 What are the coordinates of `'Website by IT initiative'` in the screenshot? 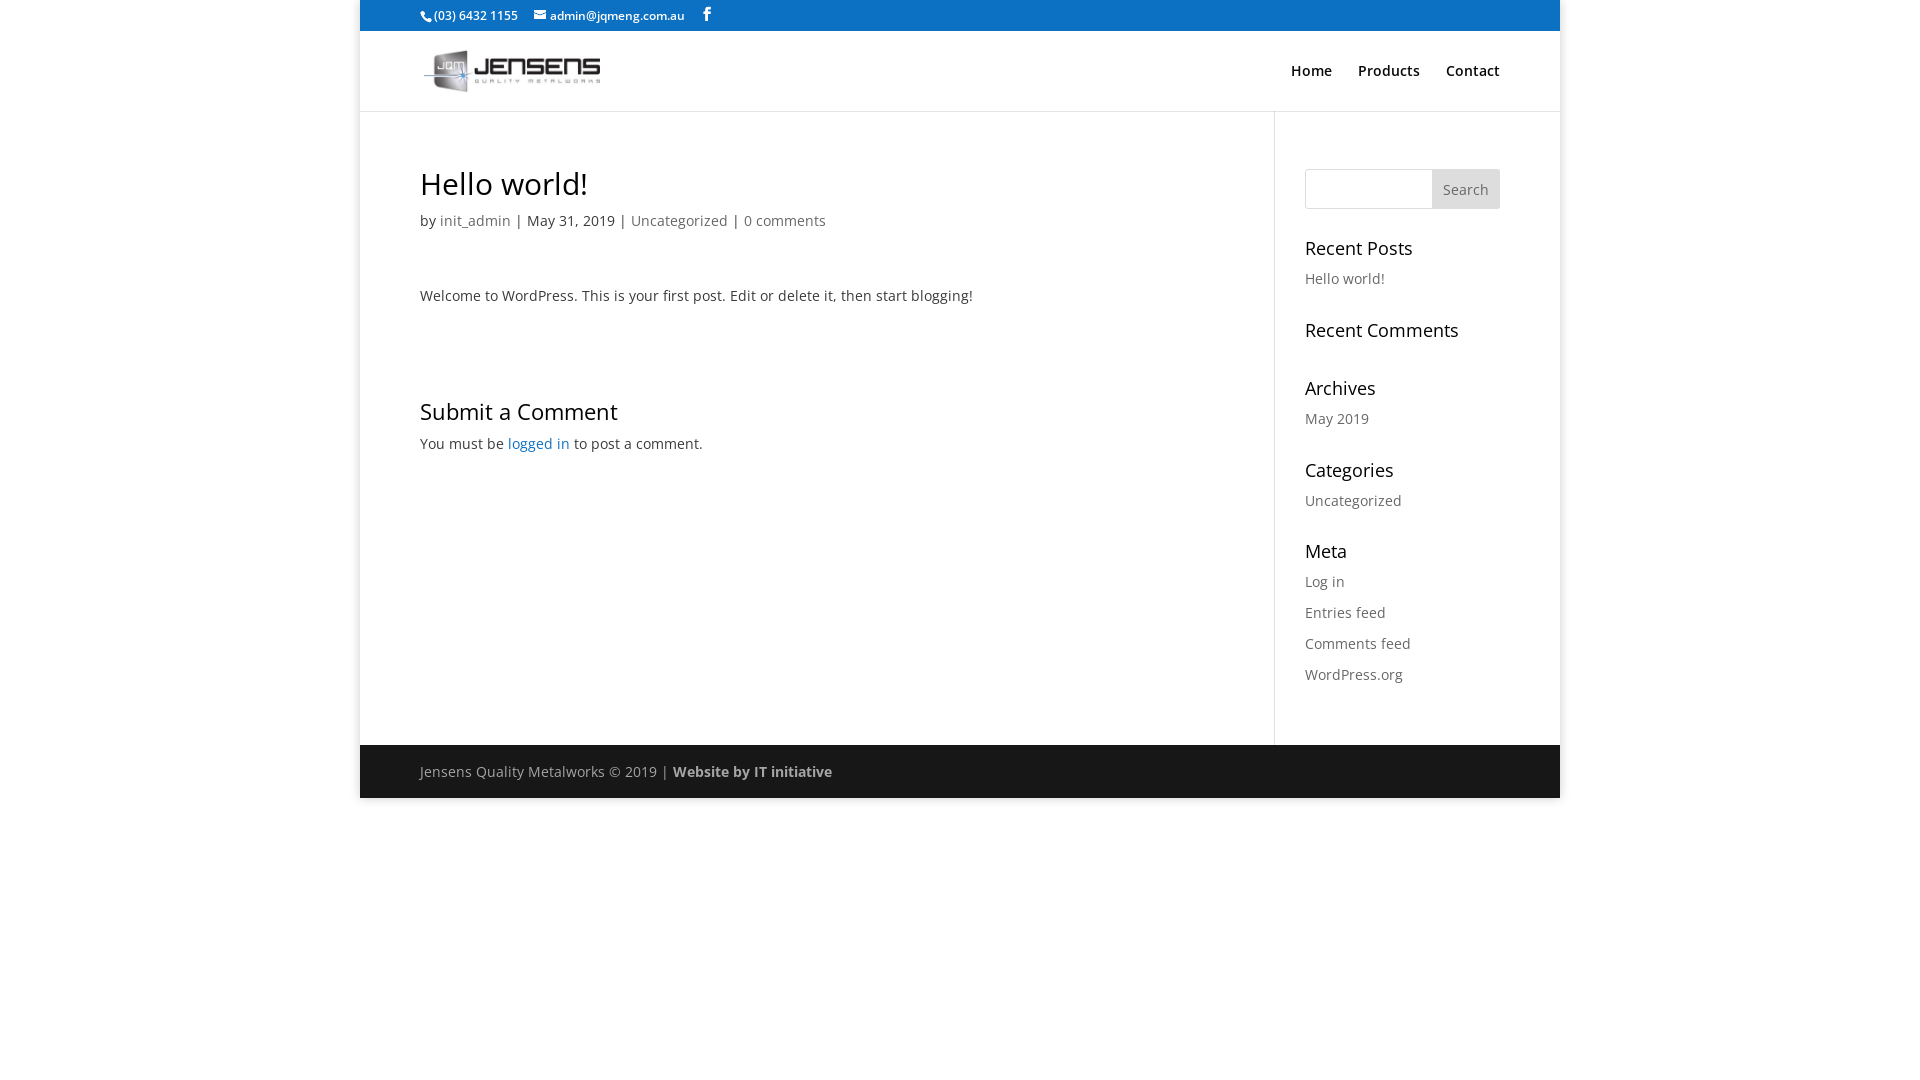 It's located at (672, 770).